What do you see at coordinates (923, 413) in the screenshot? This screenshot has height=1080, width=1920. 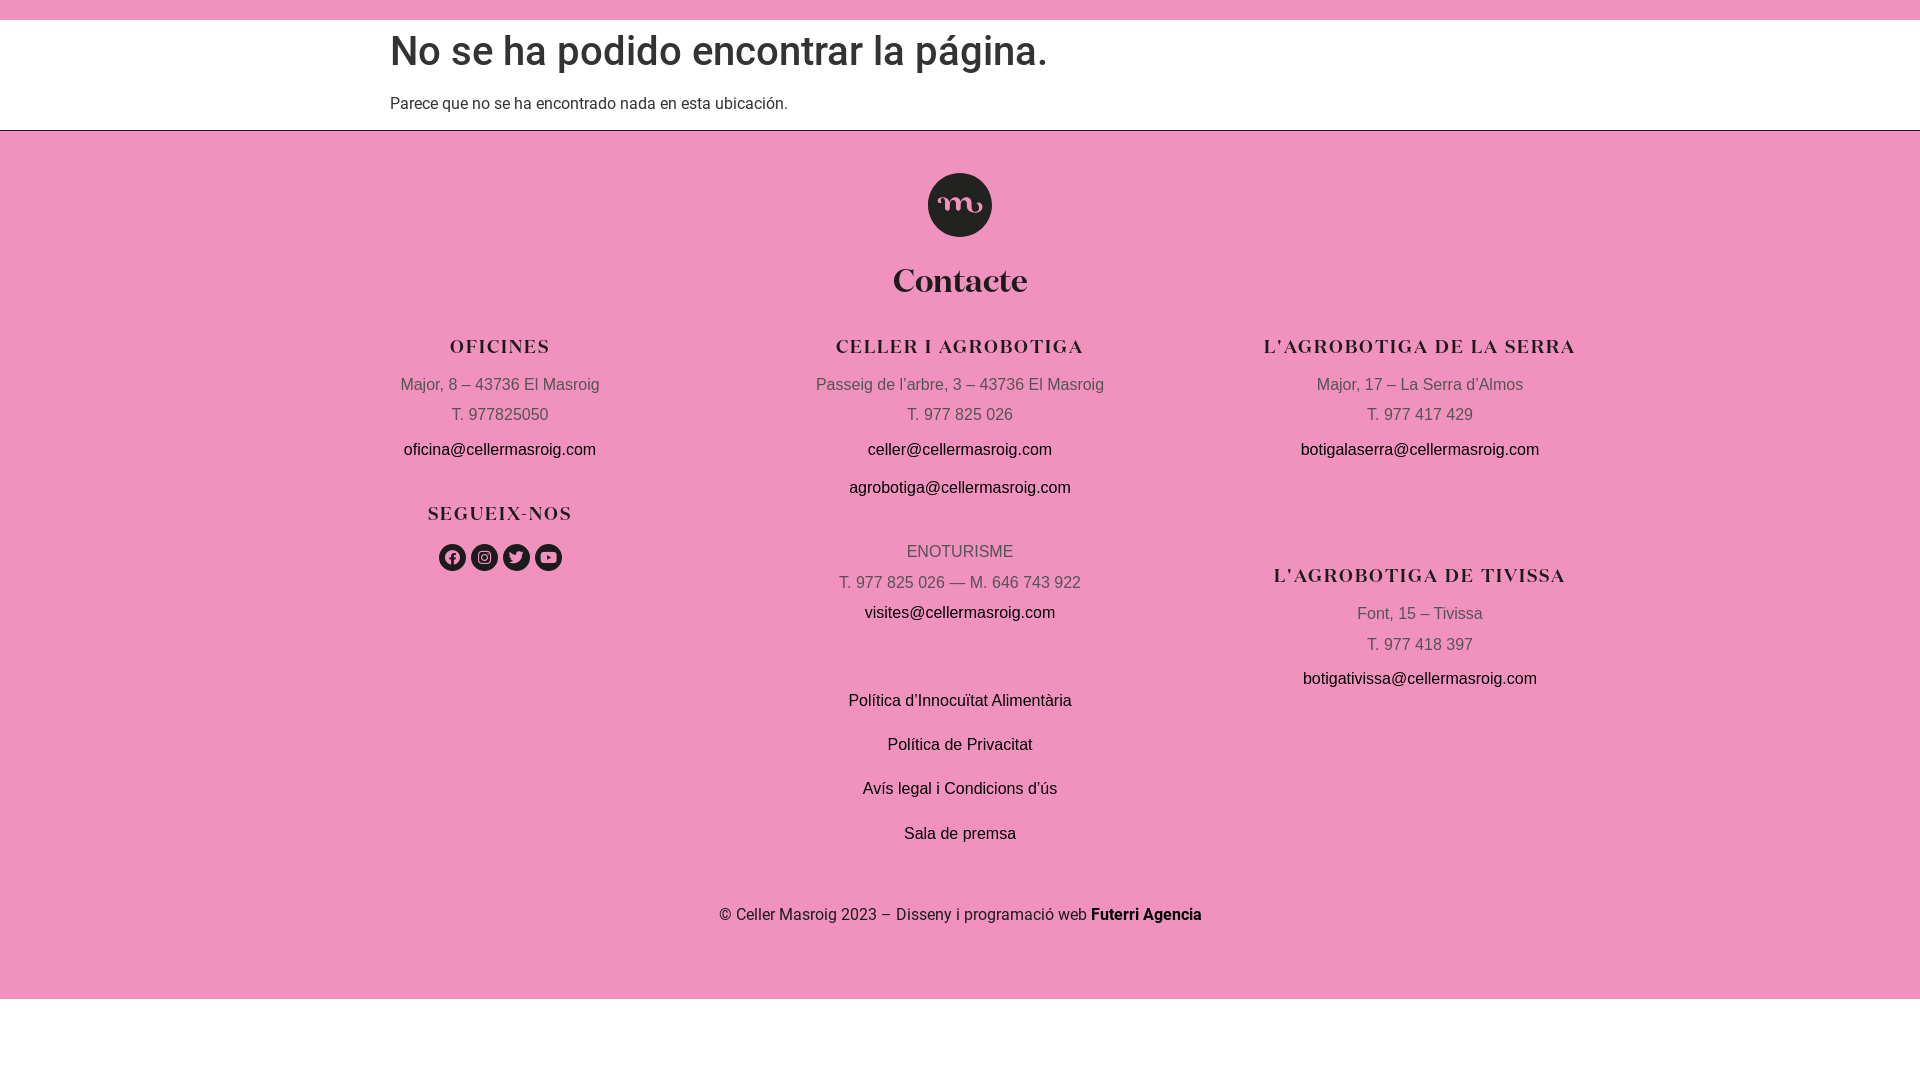 I see `'977 825 026'` at bounding box center [923, 413].